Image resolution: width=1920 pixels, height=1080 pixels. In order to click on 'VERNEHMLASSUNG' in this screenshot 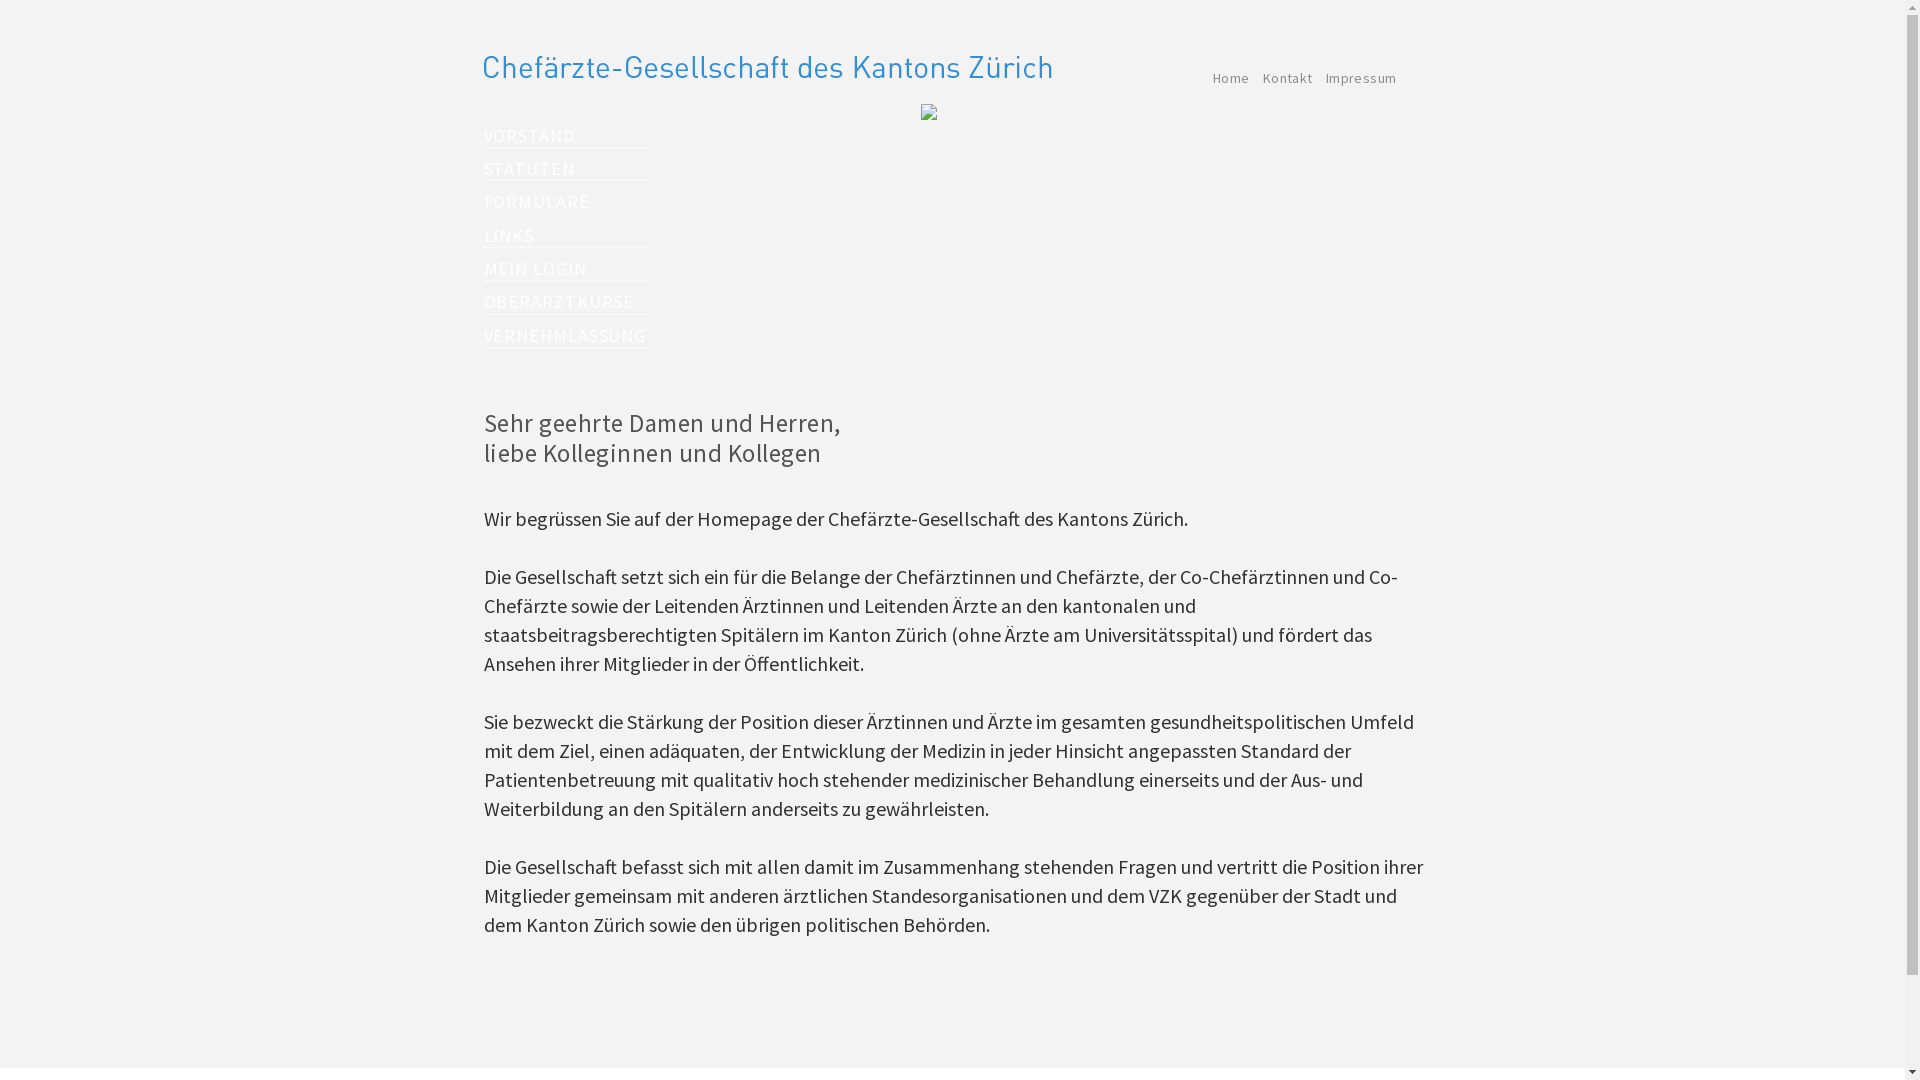, I will do `click(564, 334)`.